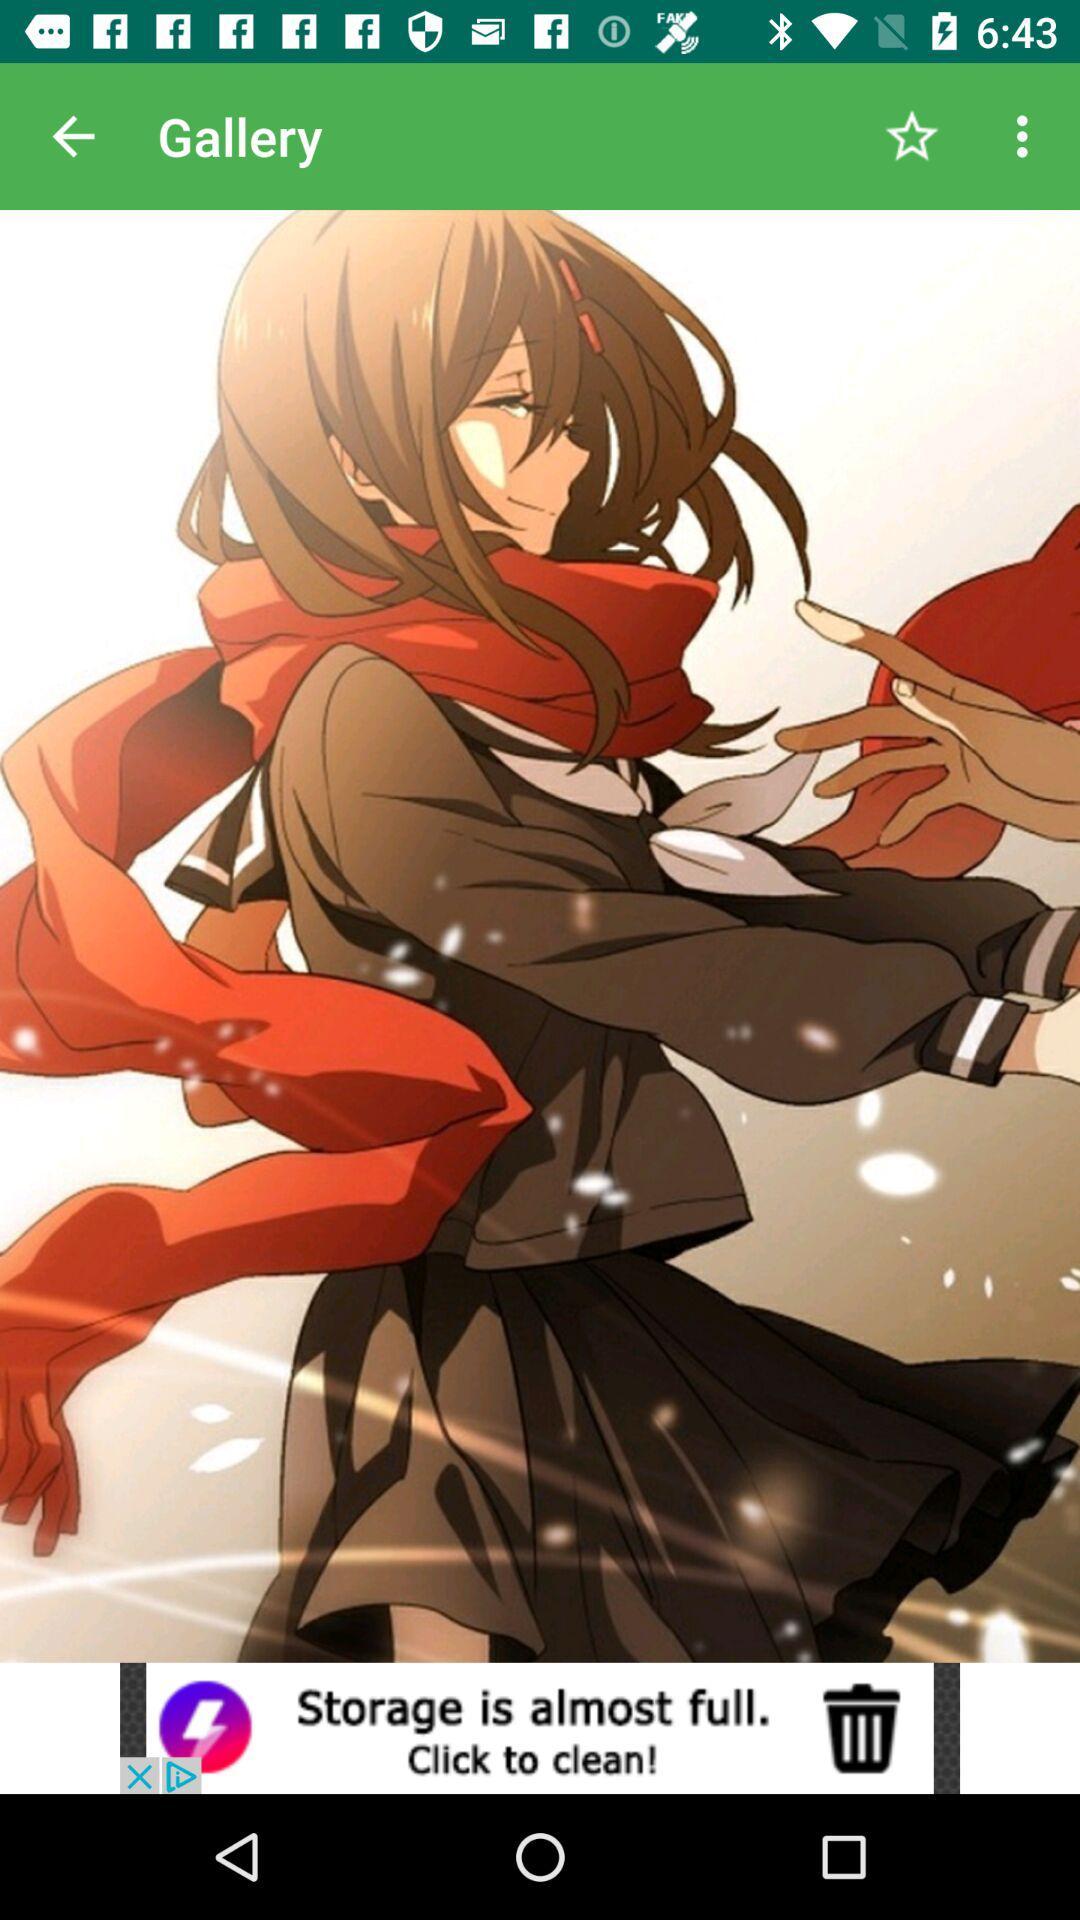 This screenshot has width=1080, height=1920. I want to click on this is an advertisement, so click(540, 1727).